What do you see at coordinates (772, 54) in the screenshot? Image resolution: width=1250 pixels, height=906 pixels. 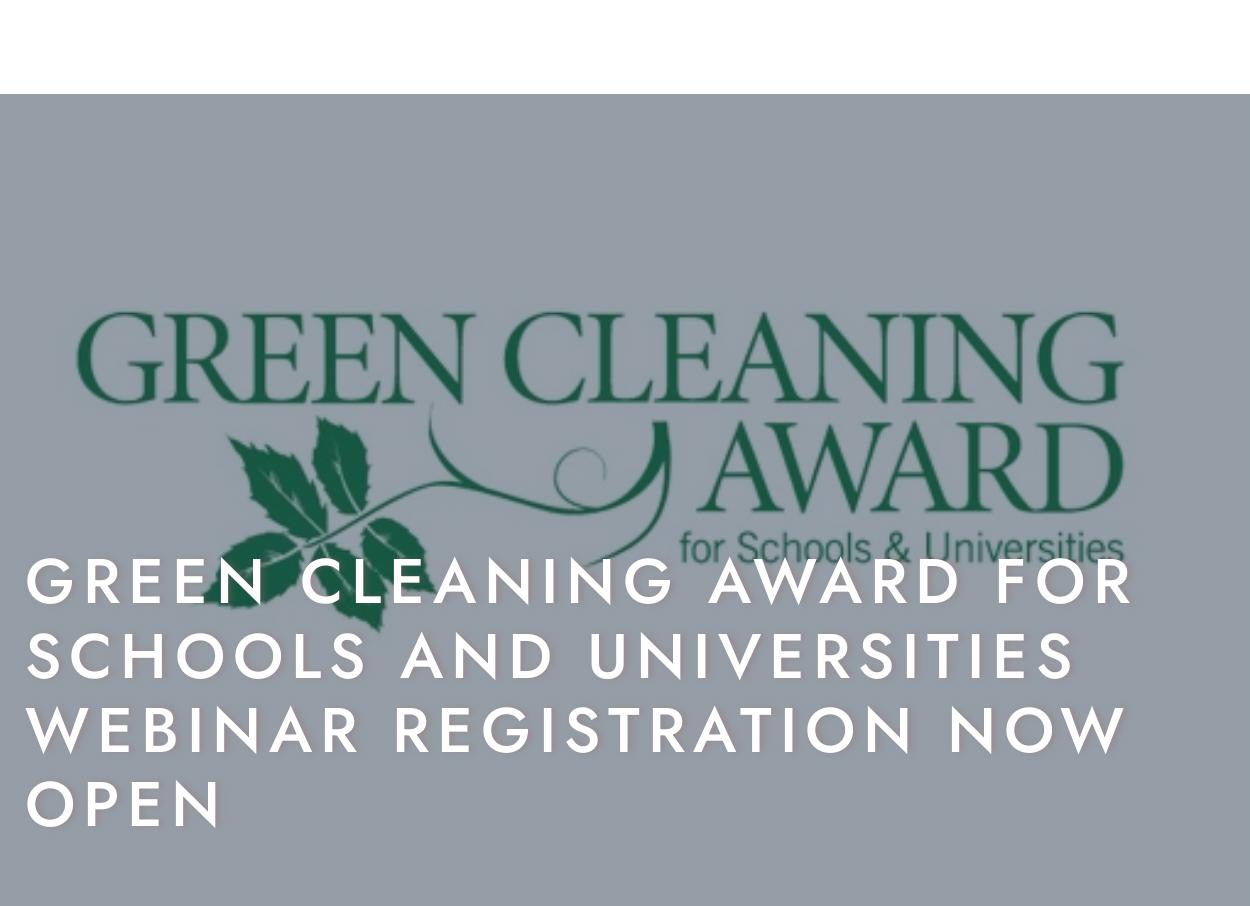 I see `'Insight'` at bounding box center [772, 54].